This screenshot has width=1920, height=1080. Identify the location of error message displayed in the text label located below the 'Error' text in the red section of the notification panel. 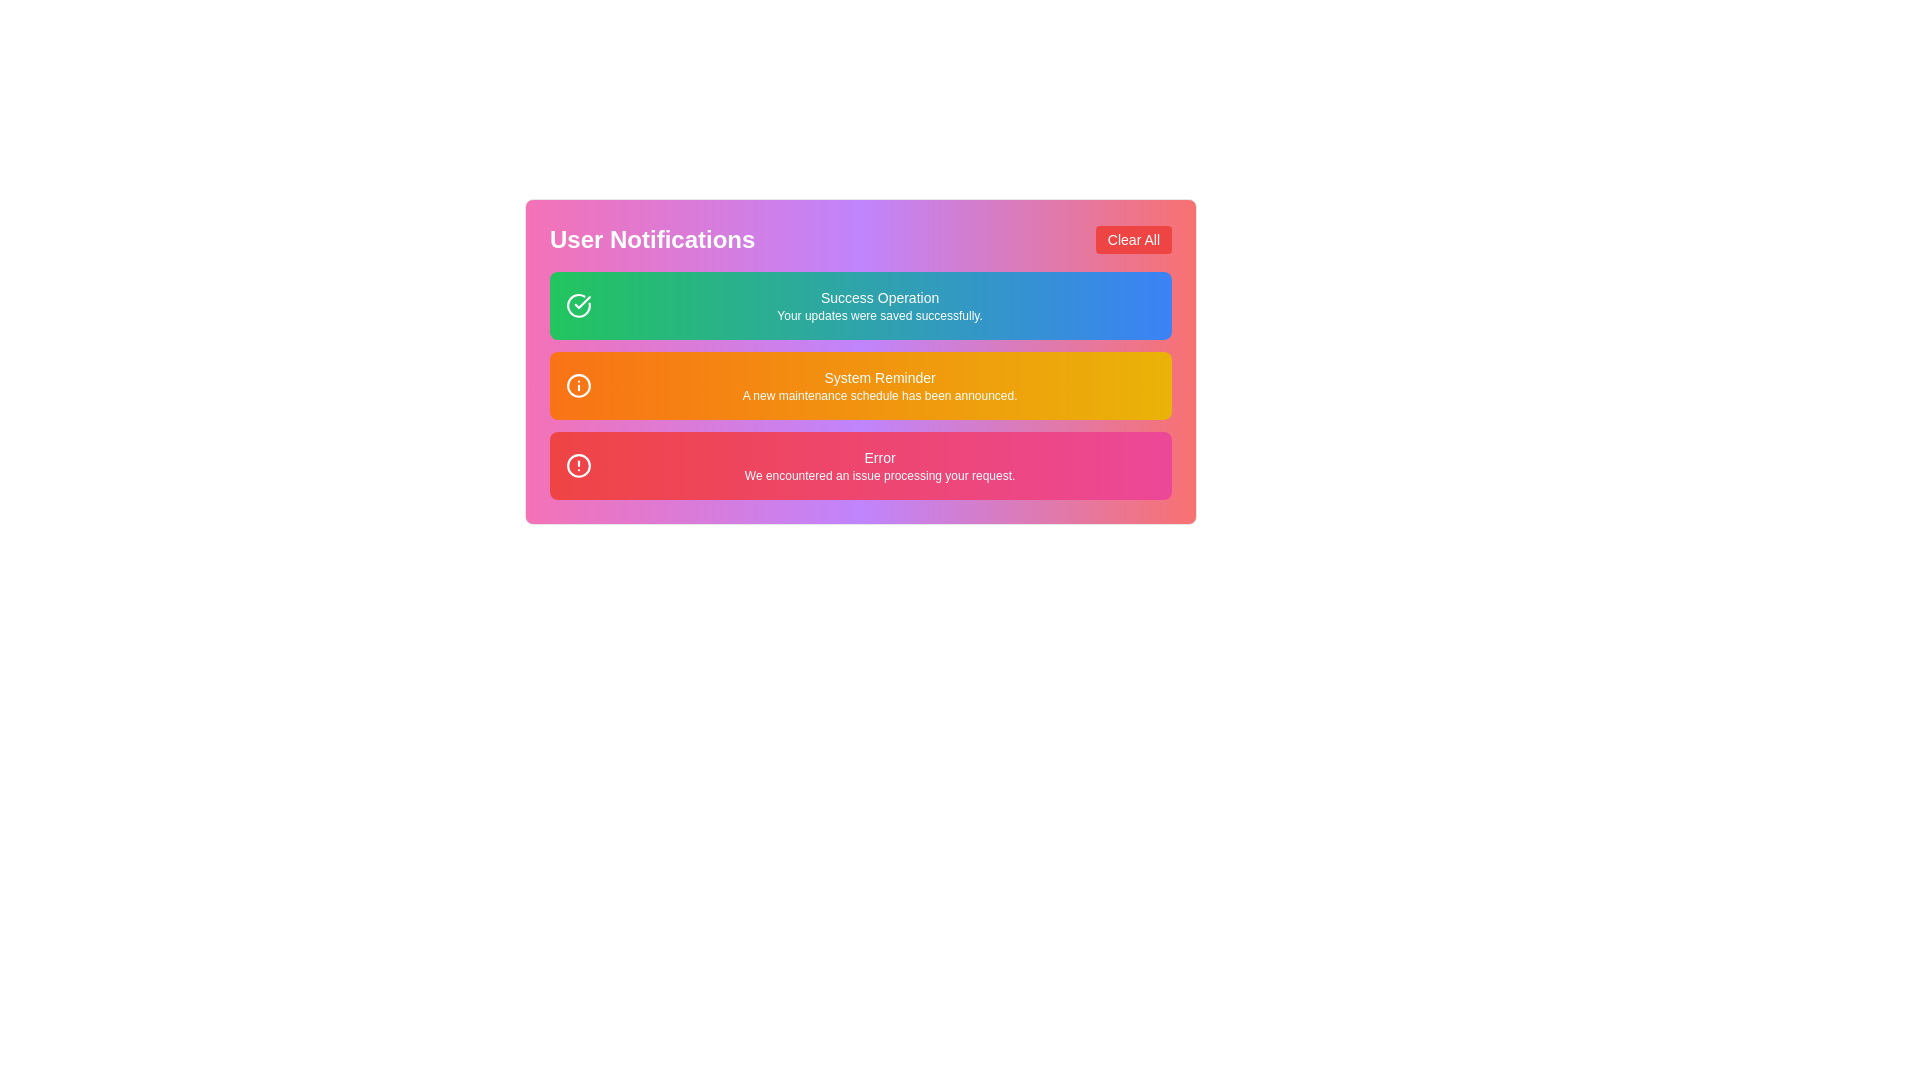
(880, 475).